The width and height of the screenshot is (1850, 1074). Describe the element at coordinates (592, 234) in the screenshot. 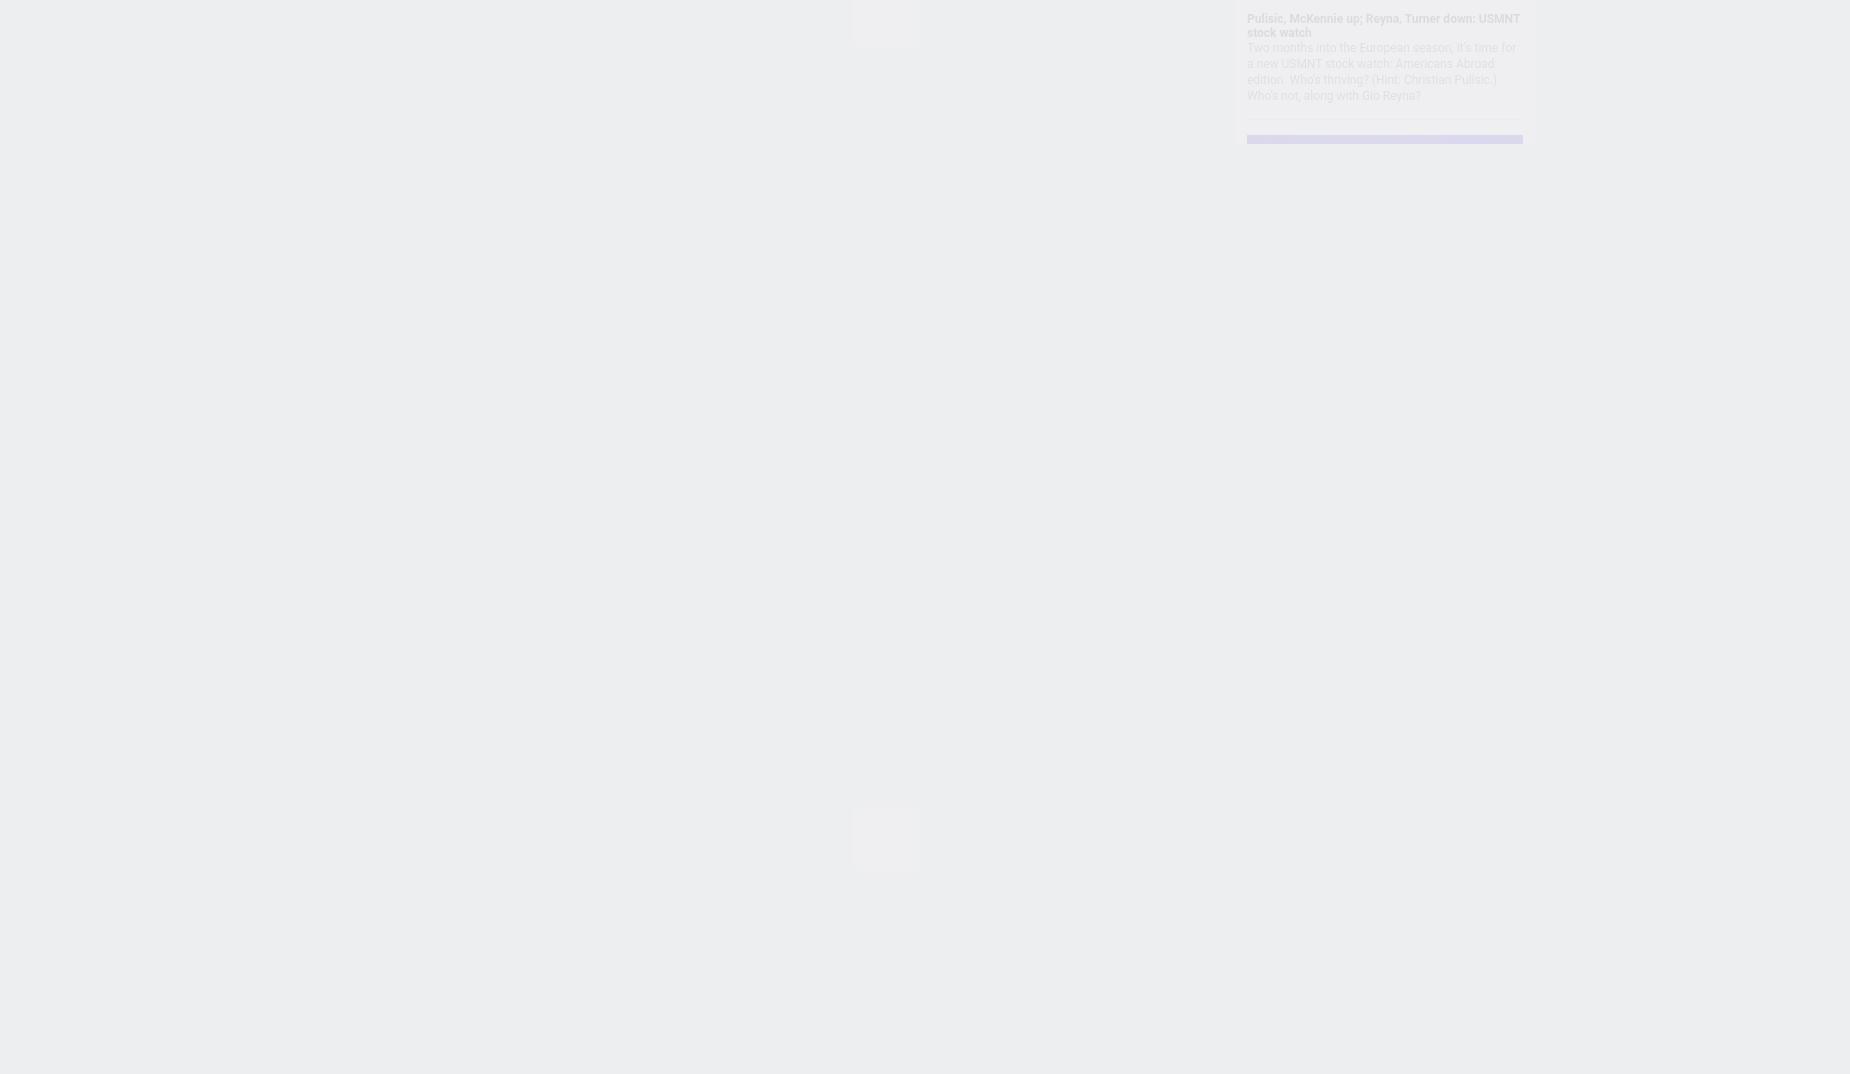

I see `'15h'` at that location.